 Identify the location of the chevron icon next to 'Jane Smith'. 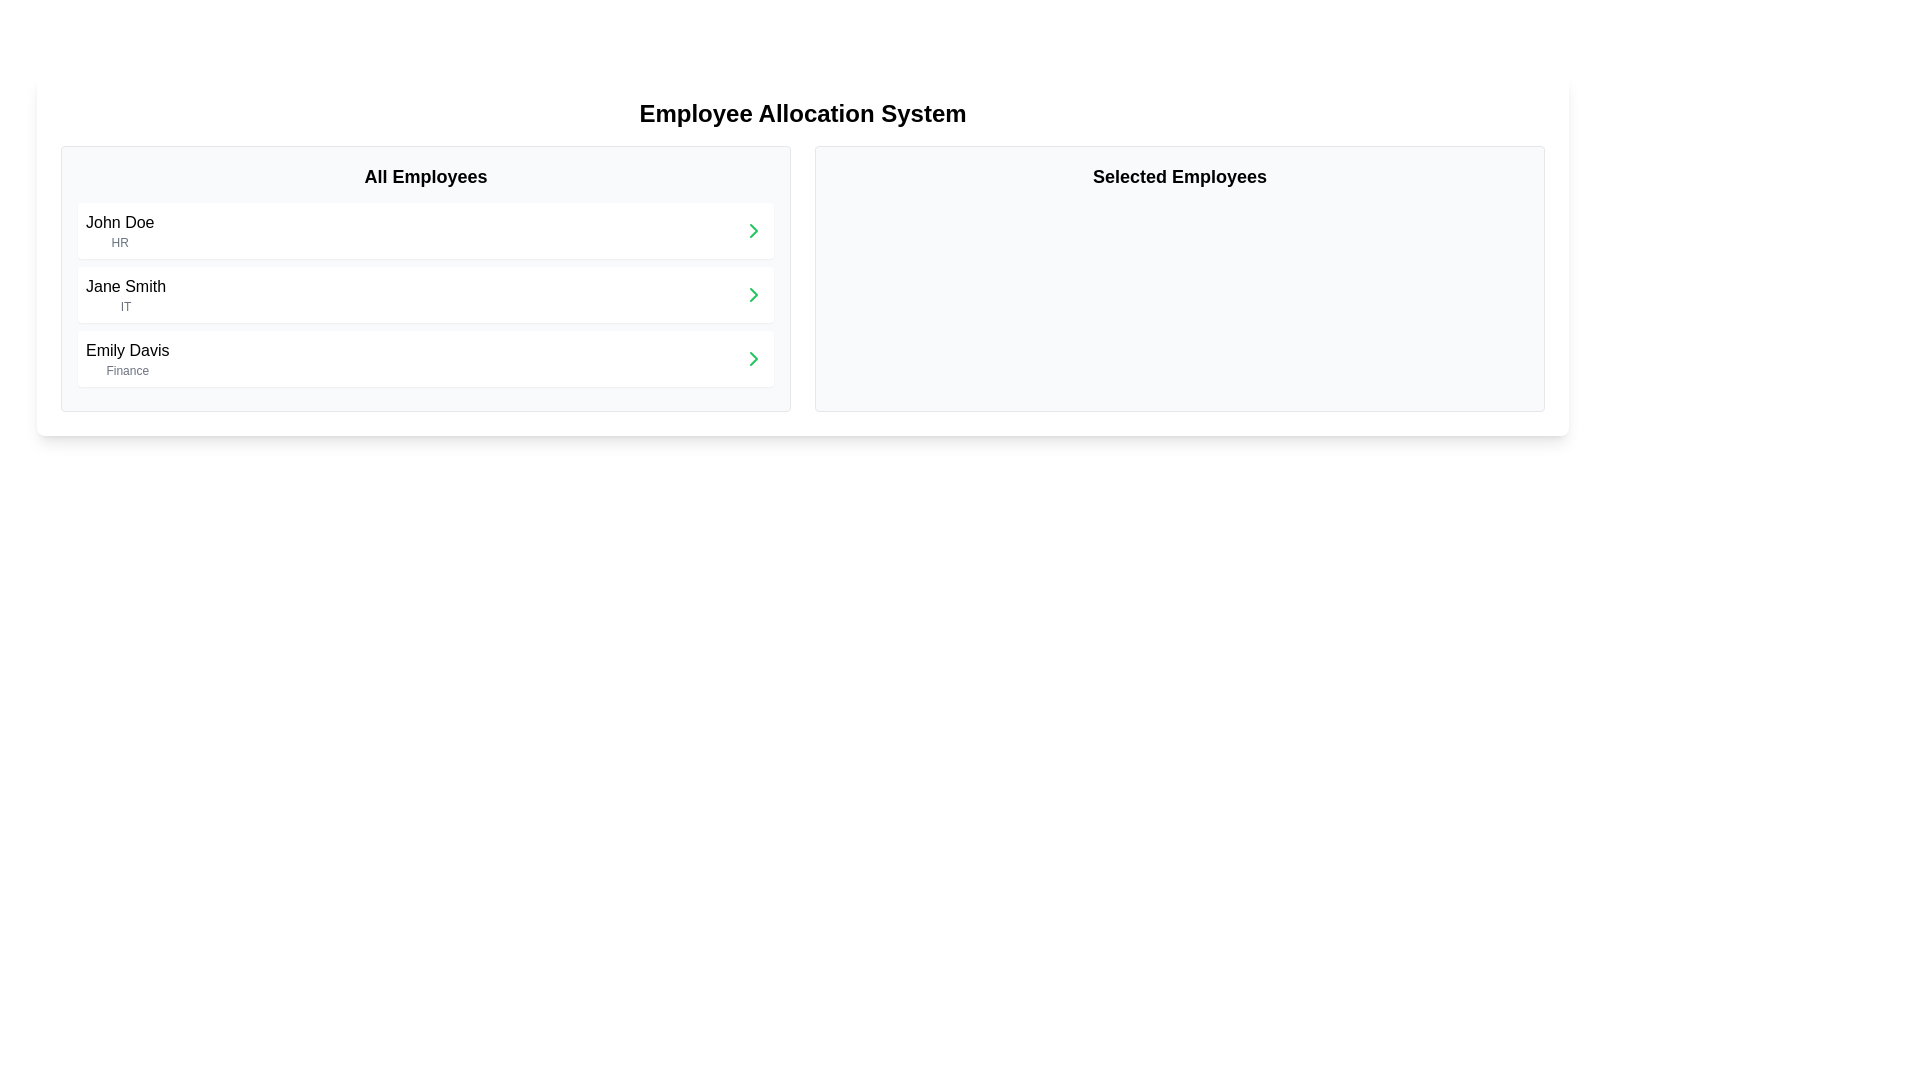
(752, 294).